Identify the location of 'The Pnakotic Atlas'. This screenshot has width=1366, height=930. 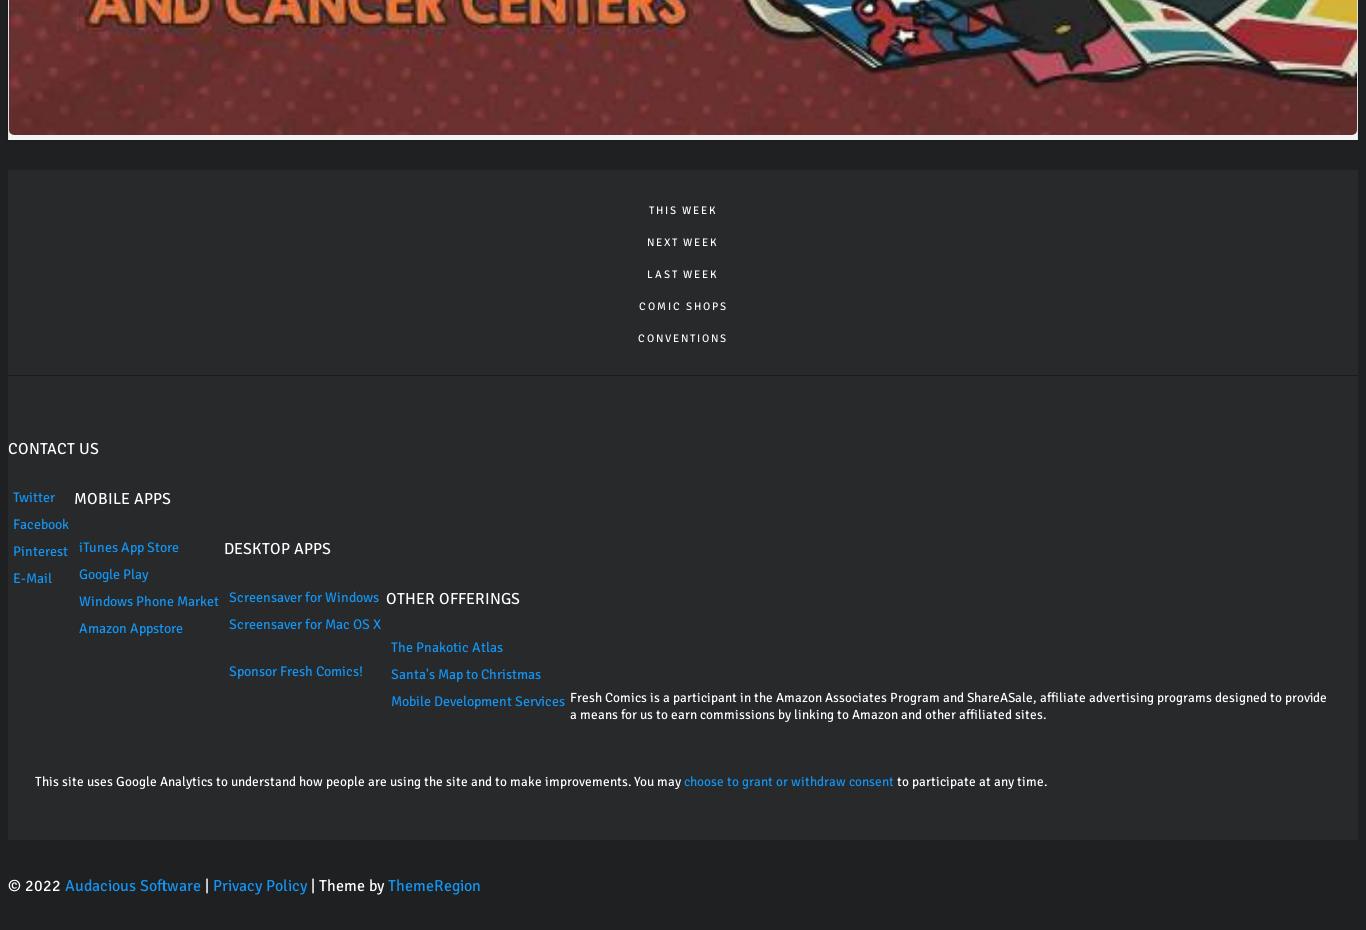
(445, 645).